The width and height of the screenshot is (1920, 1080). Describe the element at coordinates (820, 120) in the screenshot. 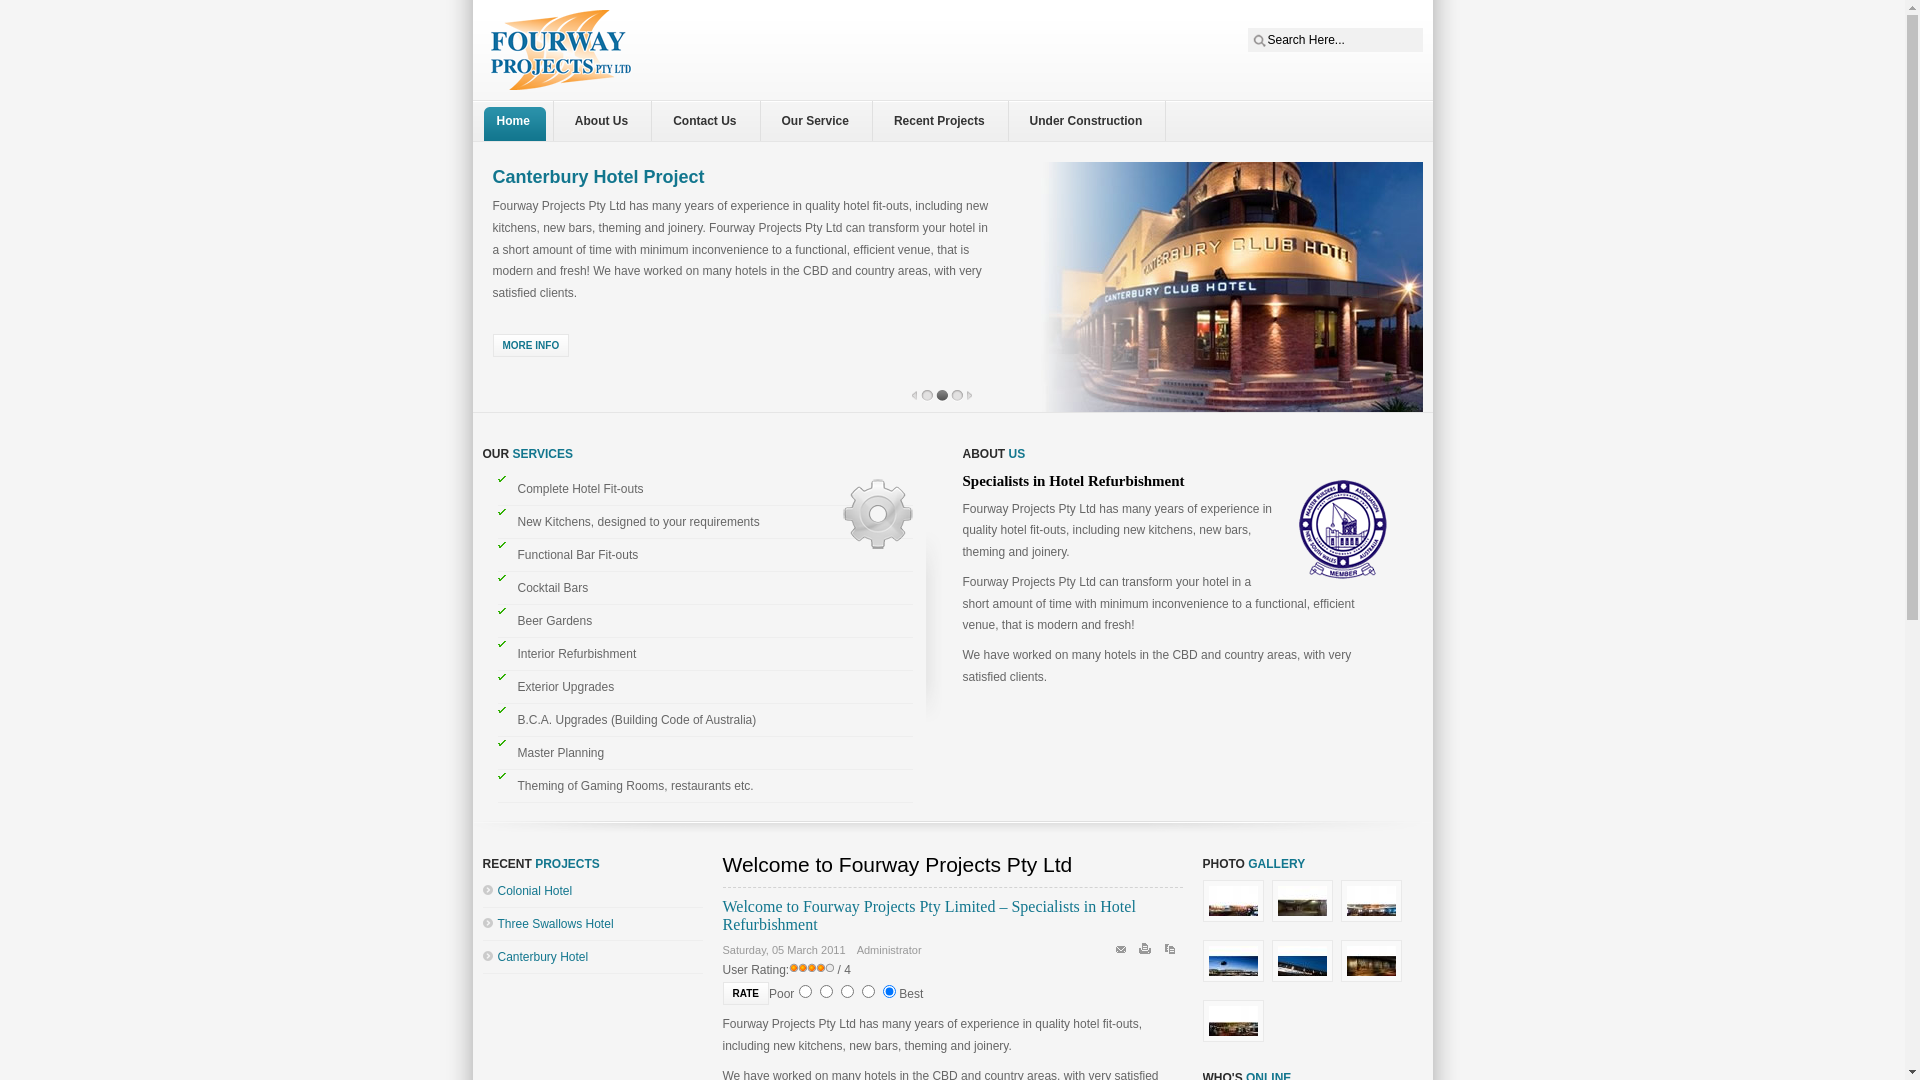

I see `'Our Service'` at that location.